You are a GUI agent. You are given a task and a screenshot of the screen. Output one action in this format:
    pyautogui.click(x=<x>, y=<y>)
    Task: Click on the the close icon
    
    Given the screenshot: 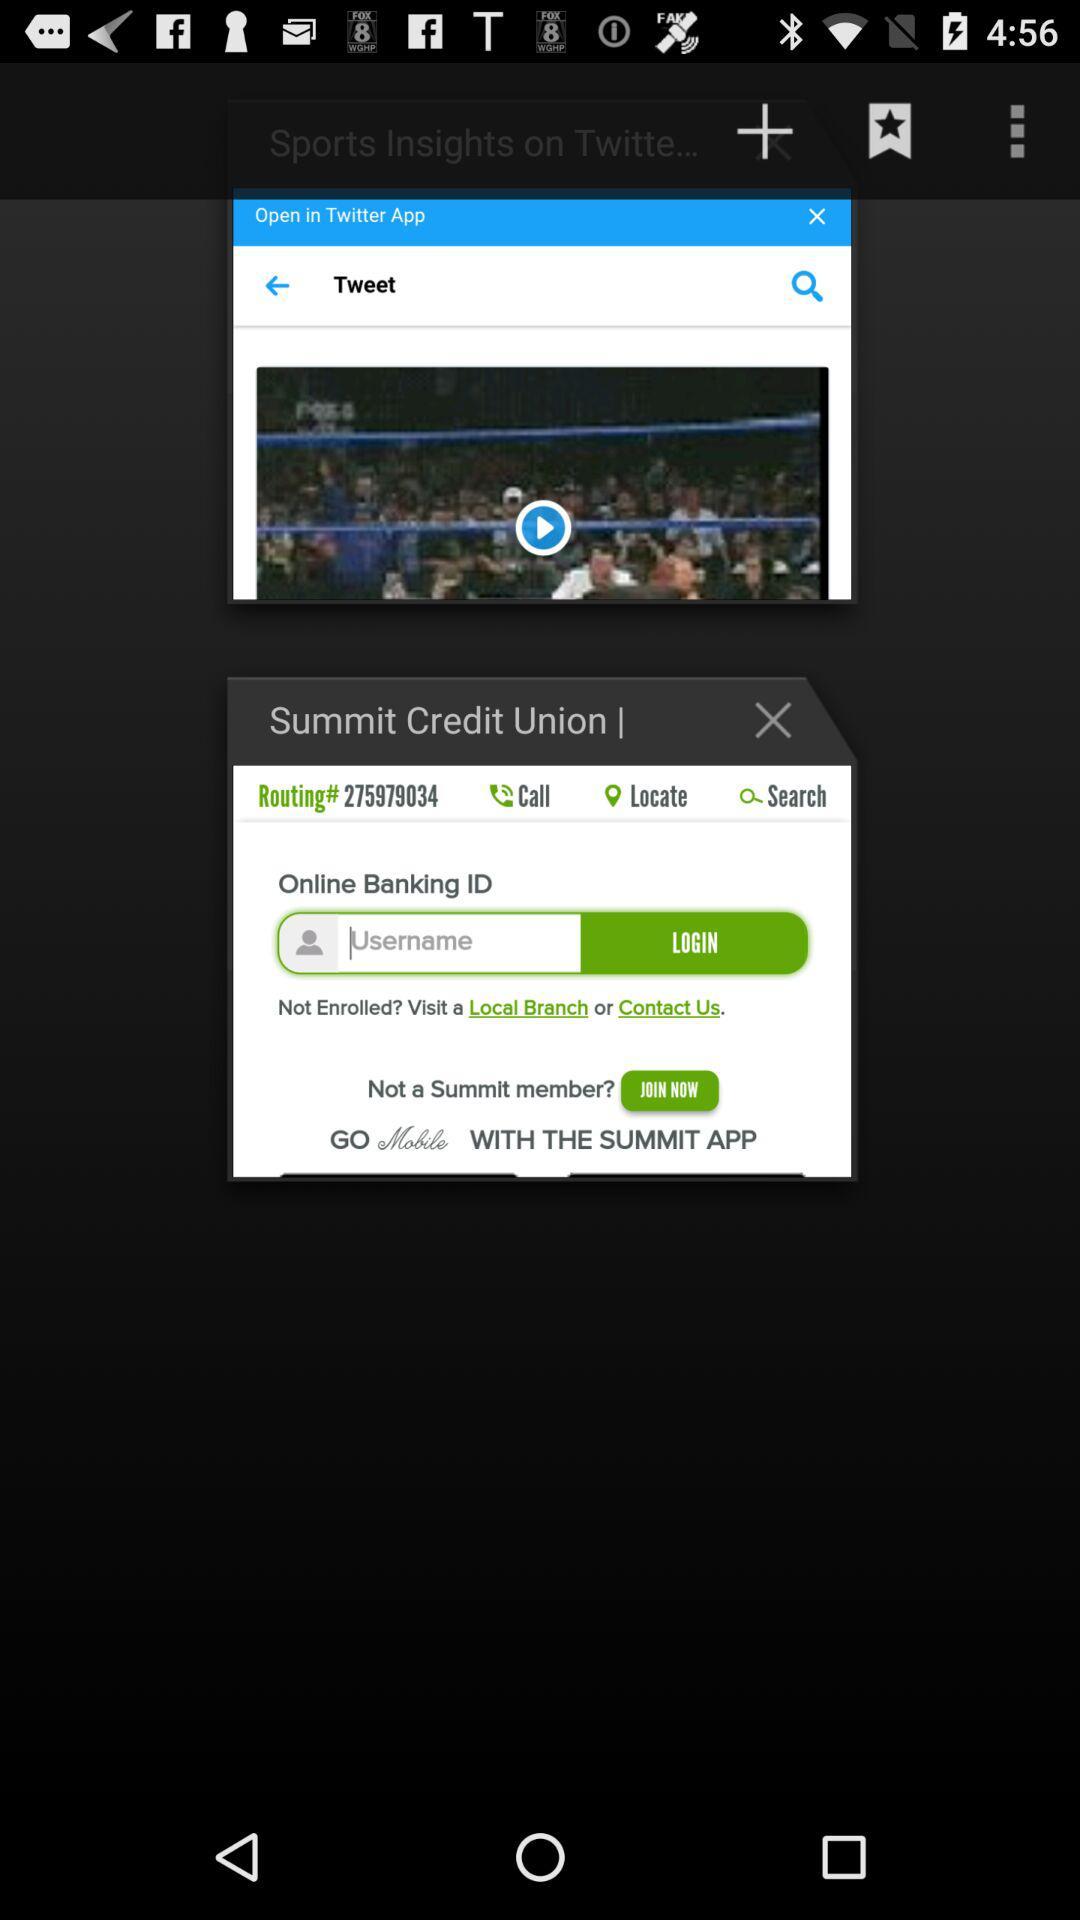 What is the action you would take?
    pyautogui.click(x=782, y=768)
    